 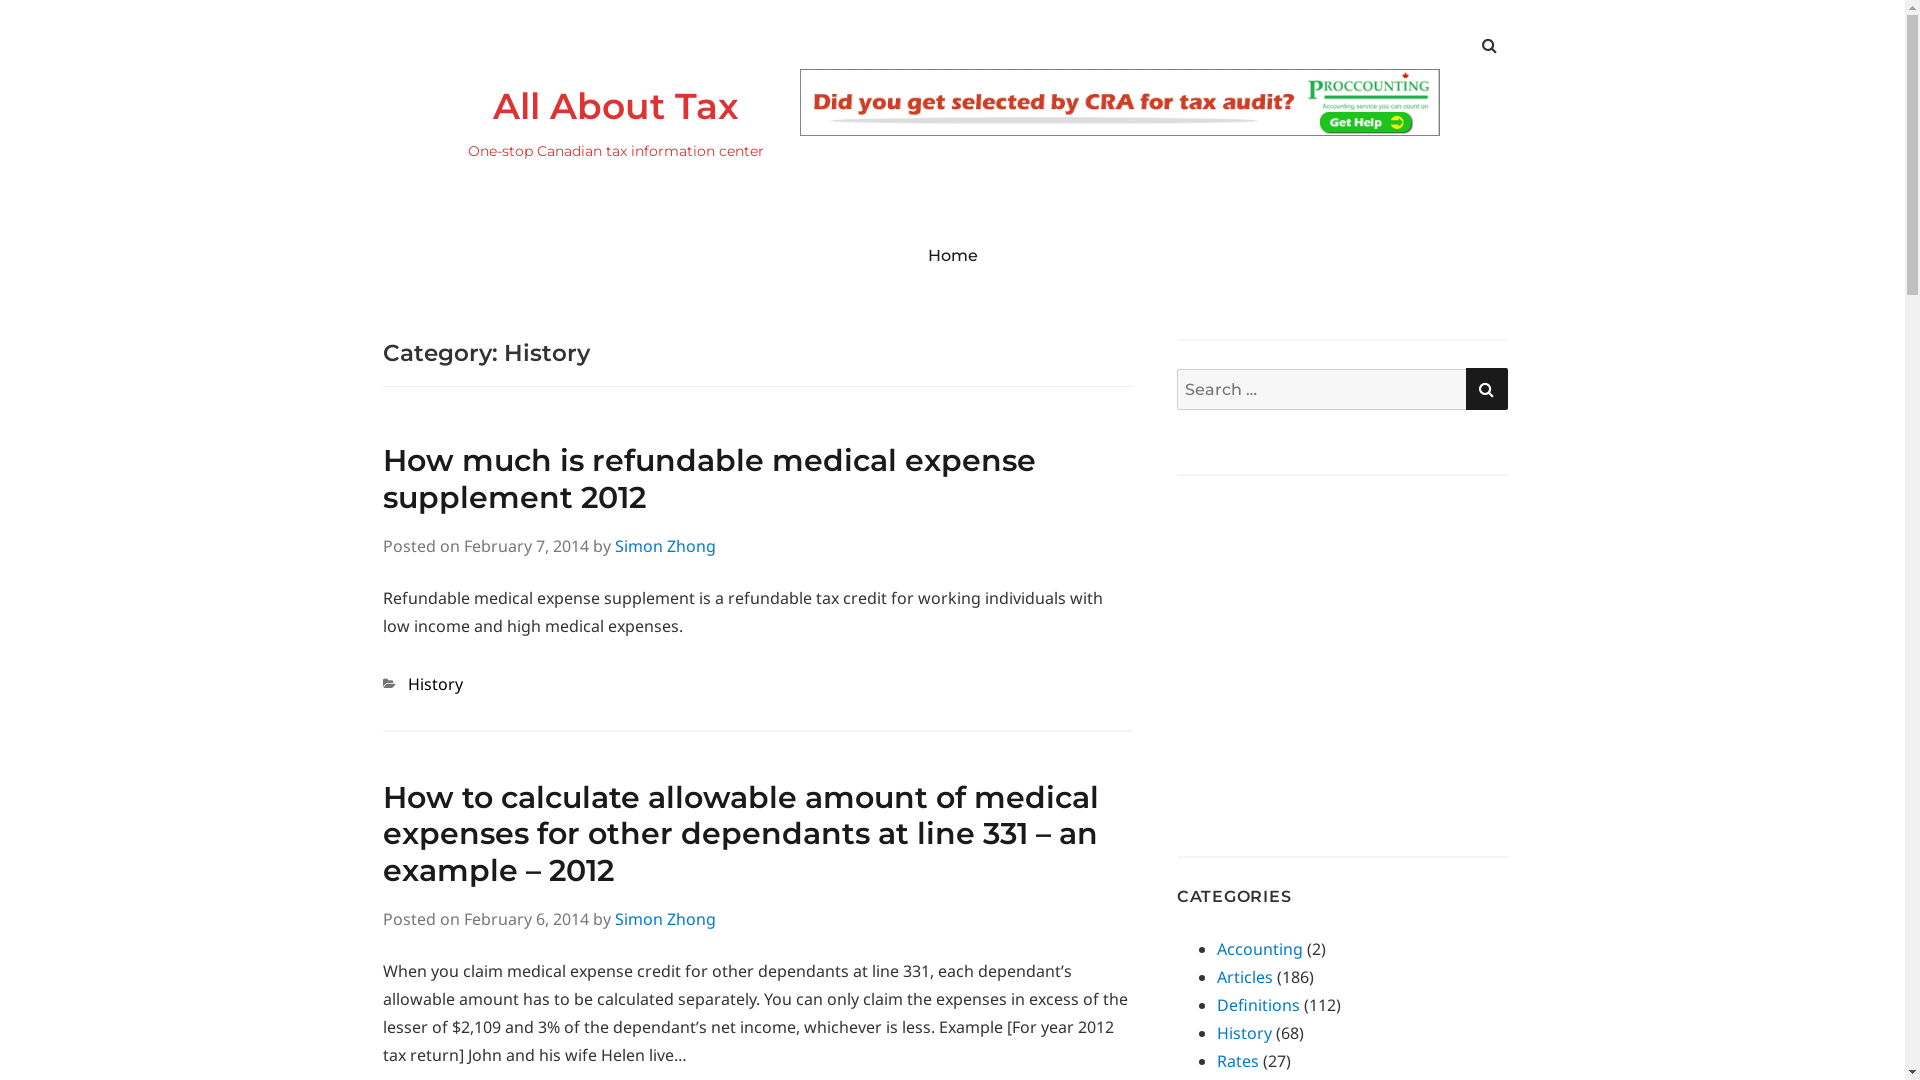 I want to click on 'Rates', so click(x=1237, y=1059).